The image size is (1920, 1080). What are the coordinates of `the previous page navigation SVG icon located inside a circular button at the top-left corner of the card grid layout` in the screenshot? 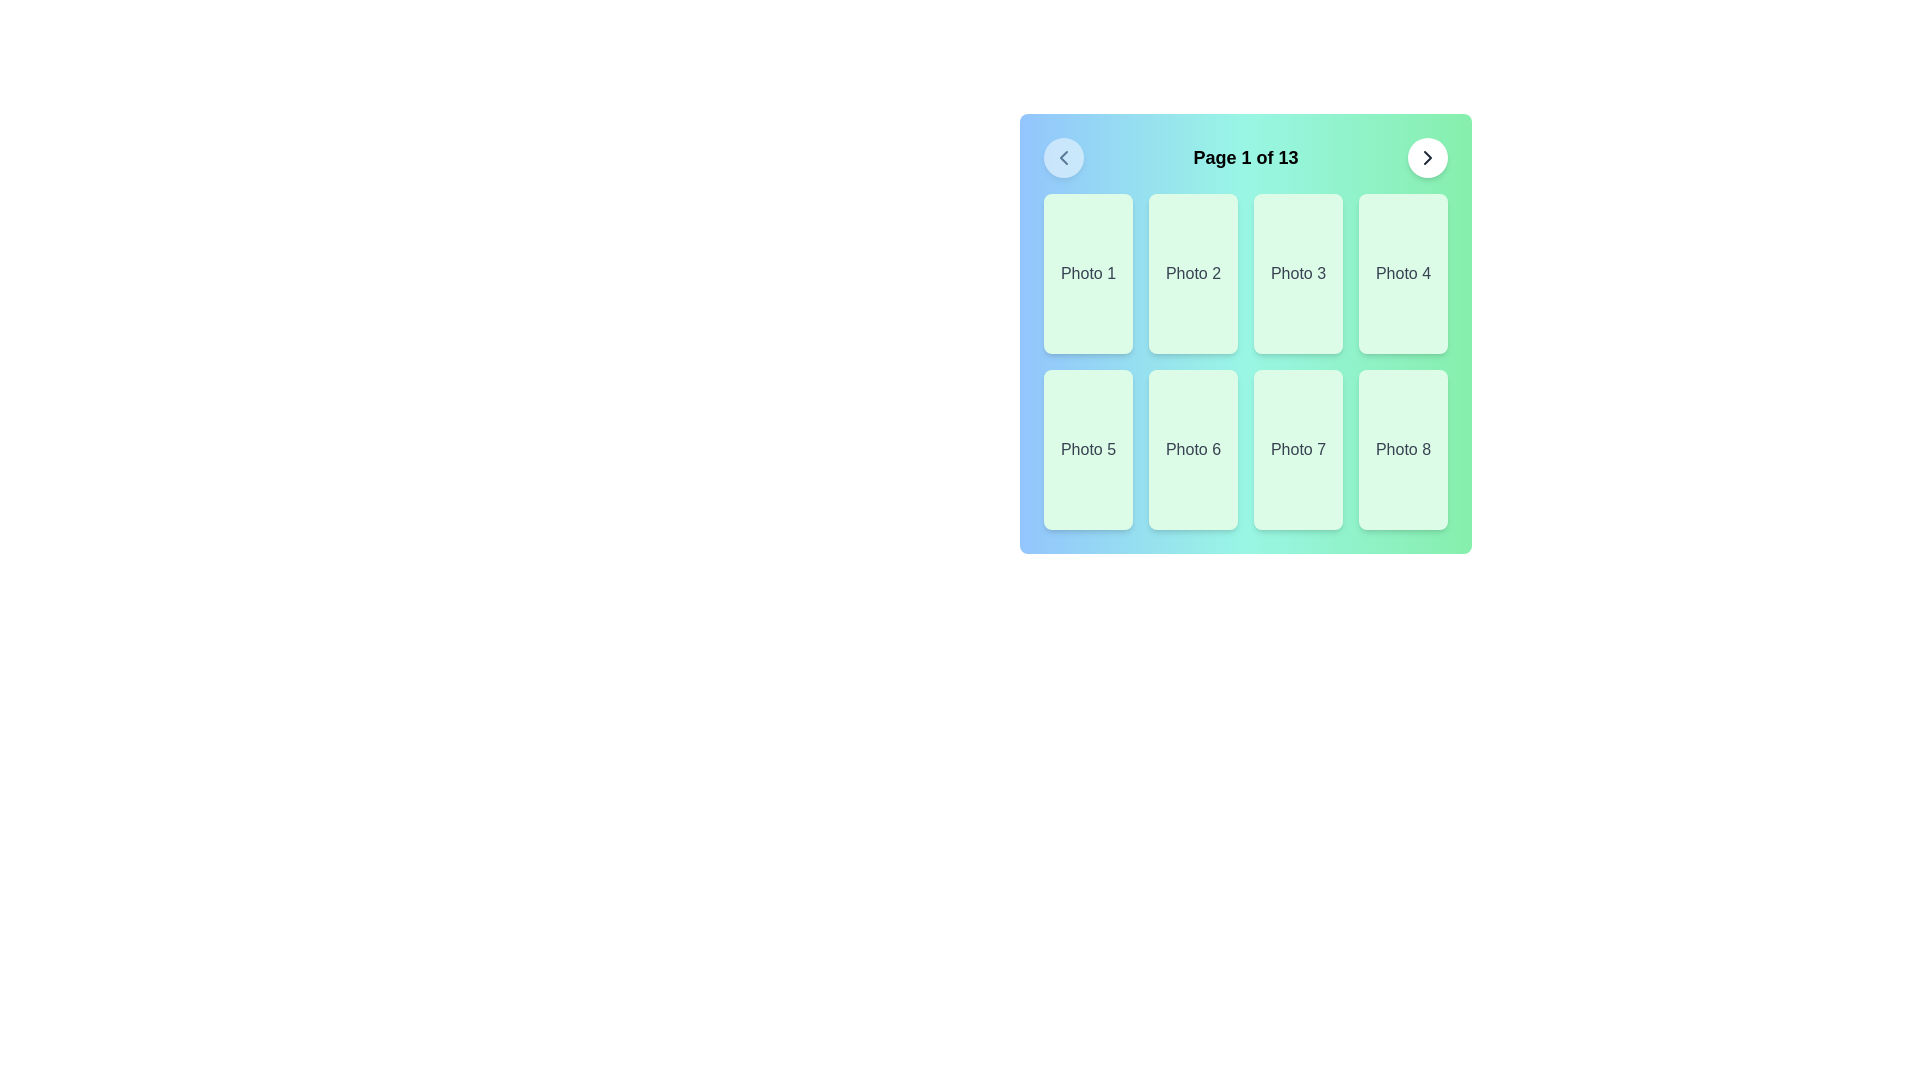 It's located at (1063, 157).